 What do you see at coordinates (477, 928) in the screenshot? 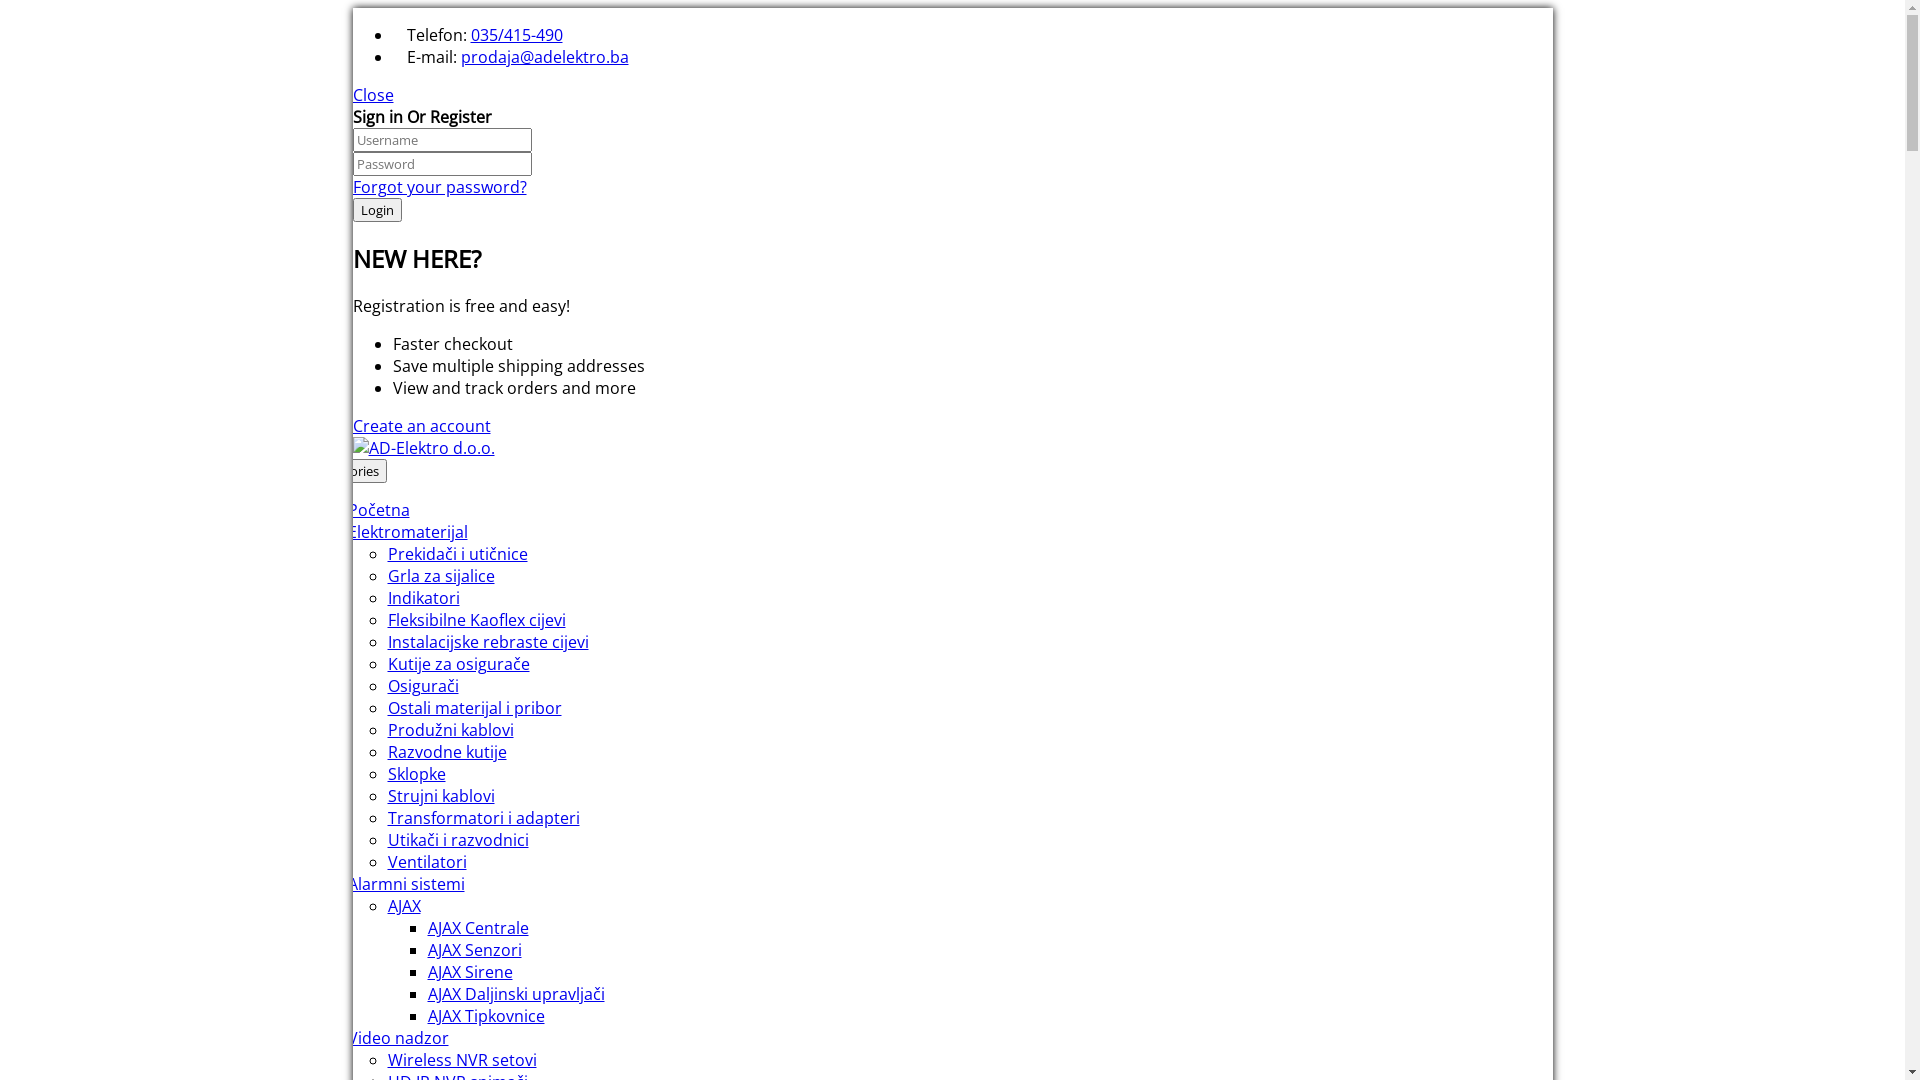
I see `'AJAX Centrale'` at bounding box center [477, 928].